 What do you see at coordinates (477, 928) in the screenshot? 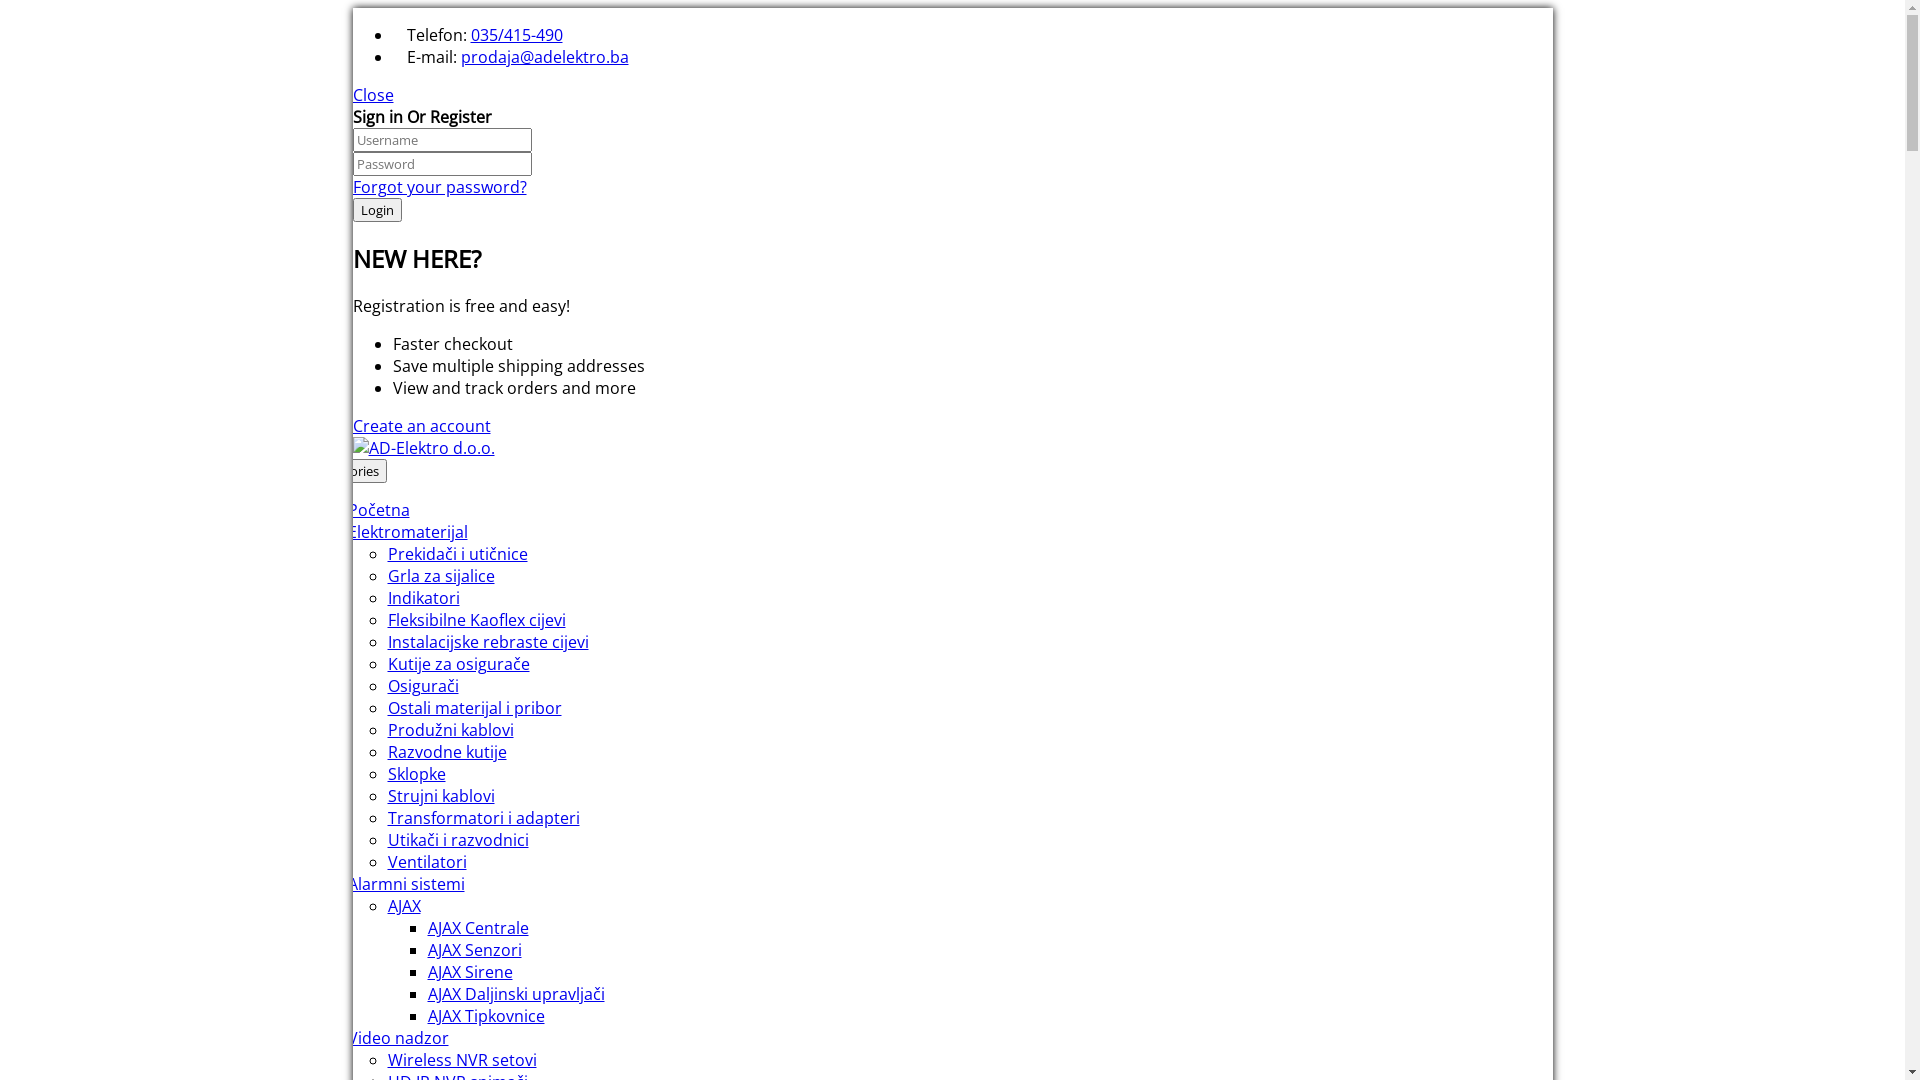
I see `'AJAX Centrale'` at bounding box center [477, 928].